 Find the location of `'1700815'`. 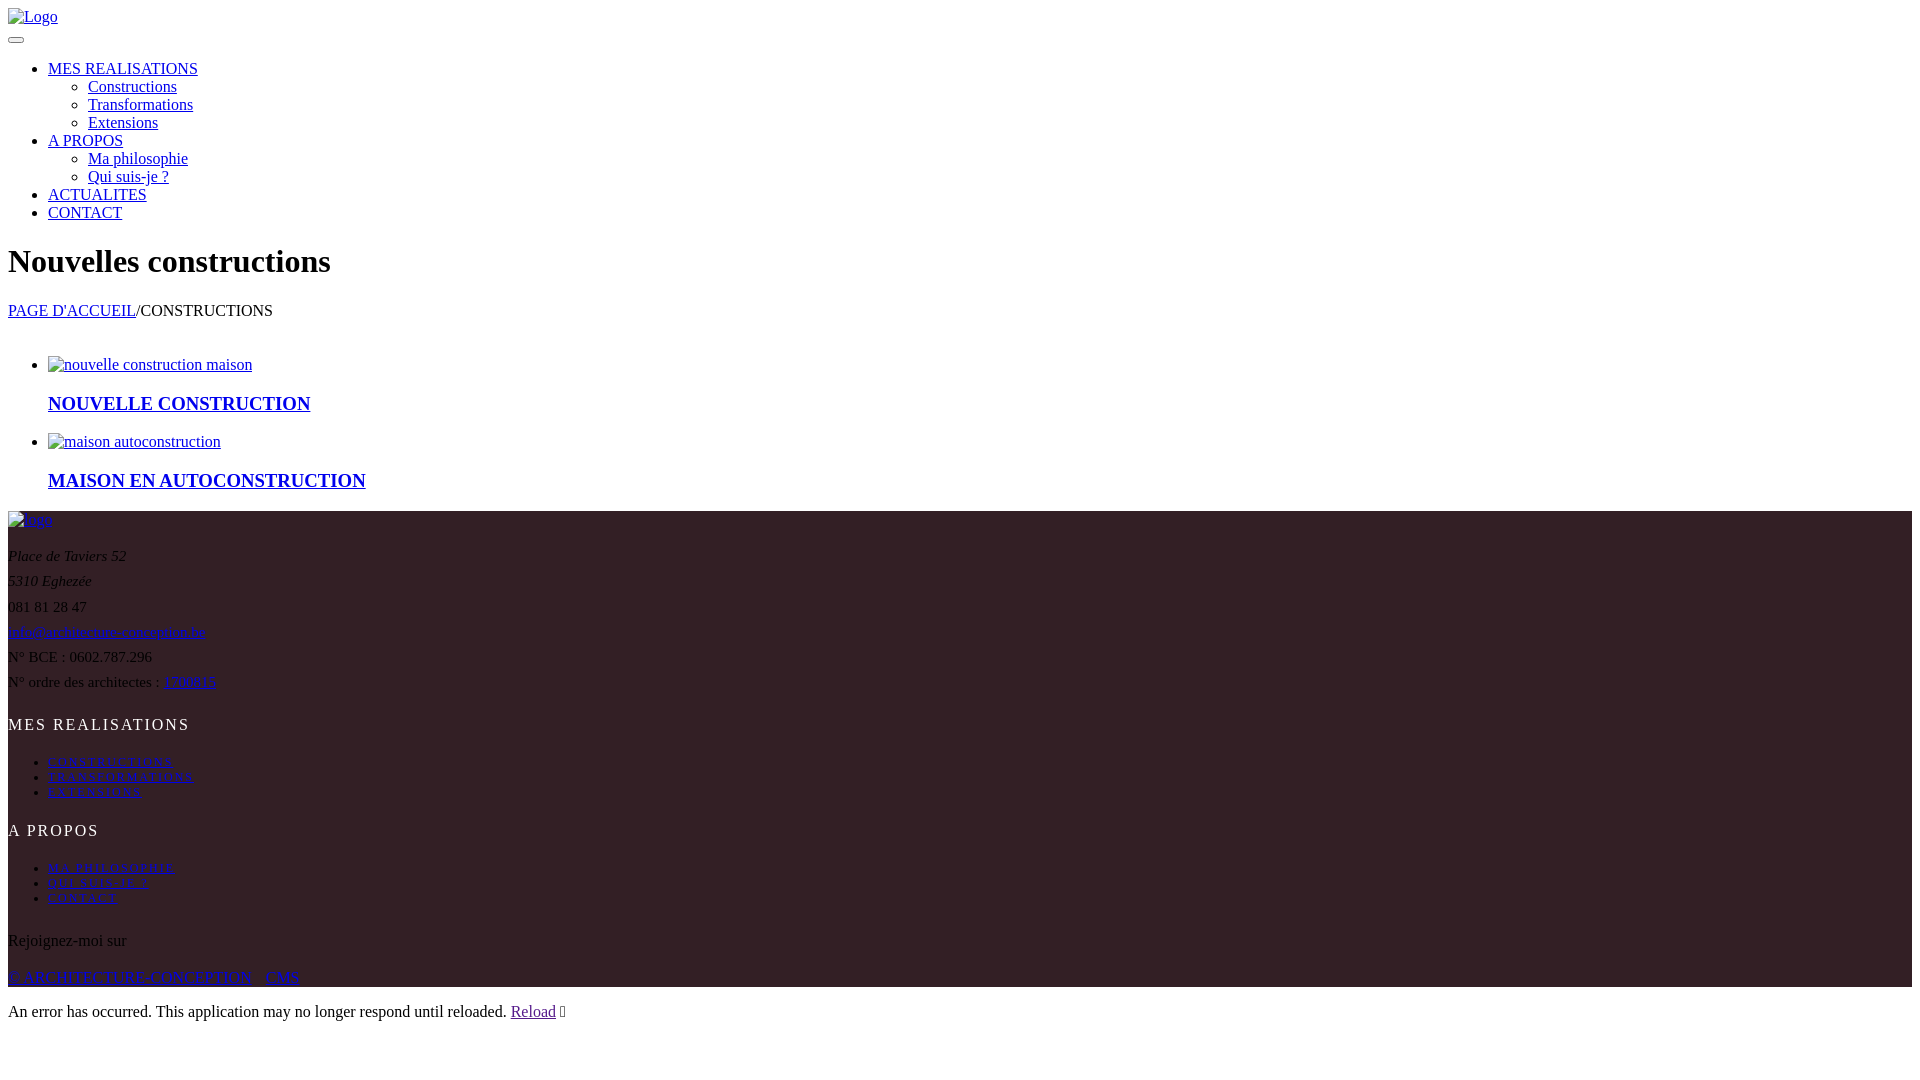

'1700815' is located at coordinates (190, 681).